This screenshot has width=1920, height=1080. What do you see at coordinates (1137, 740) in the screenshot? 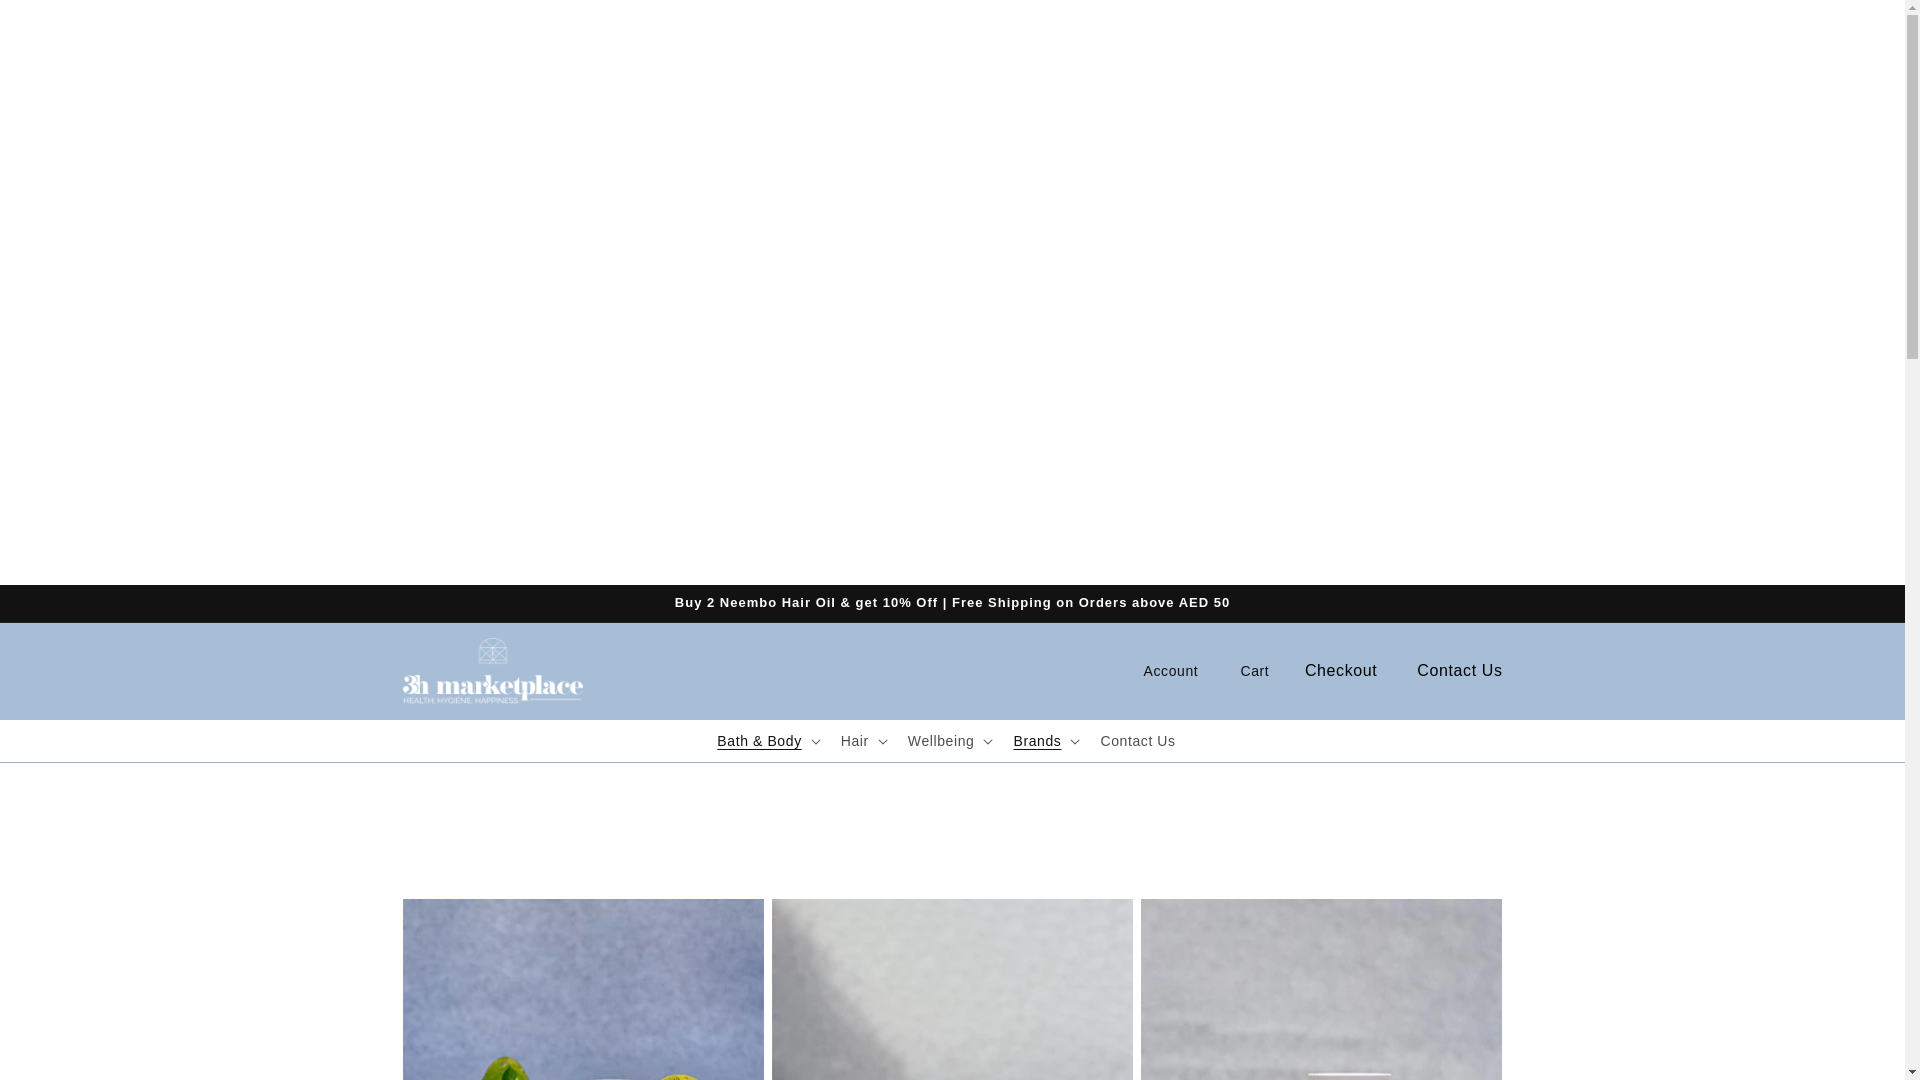
I see `'Contact Us'` at bounding box center [1137, 740].